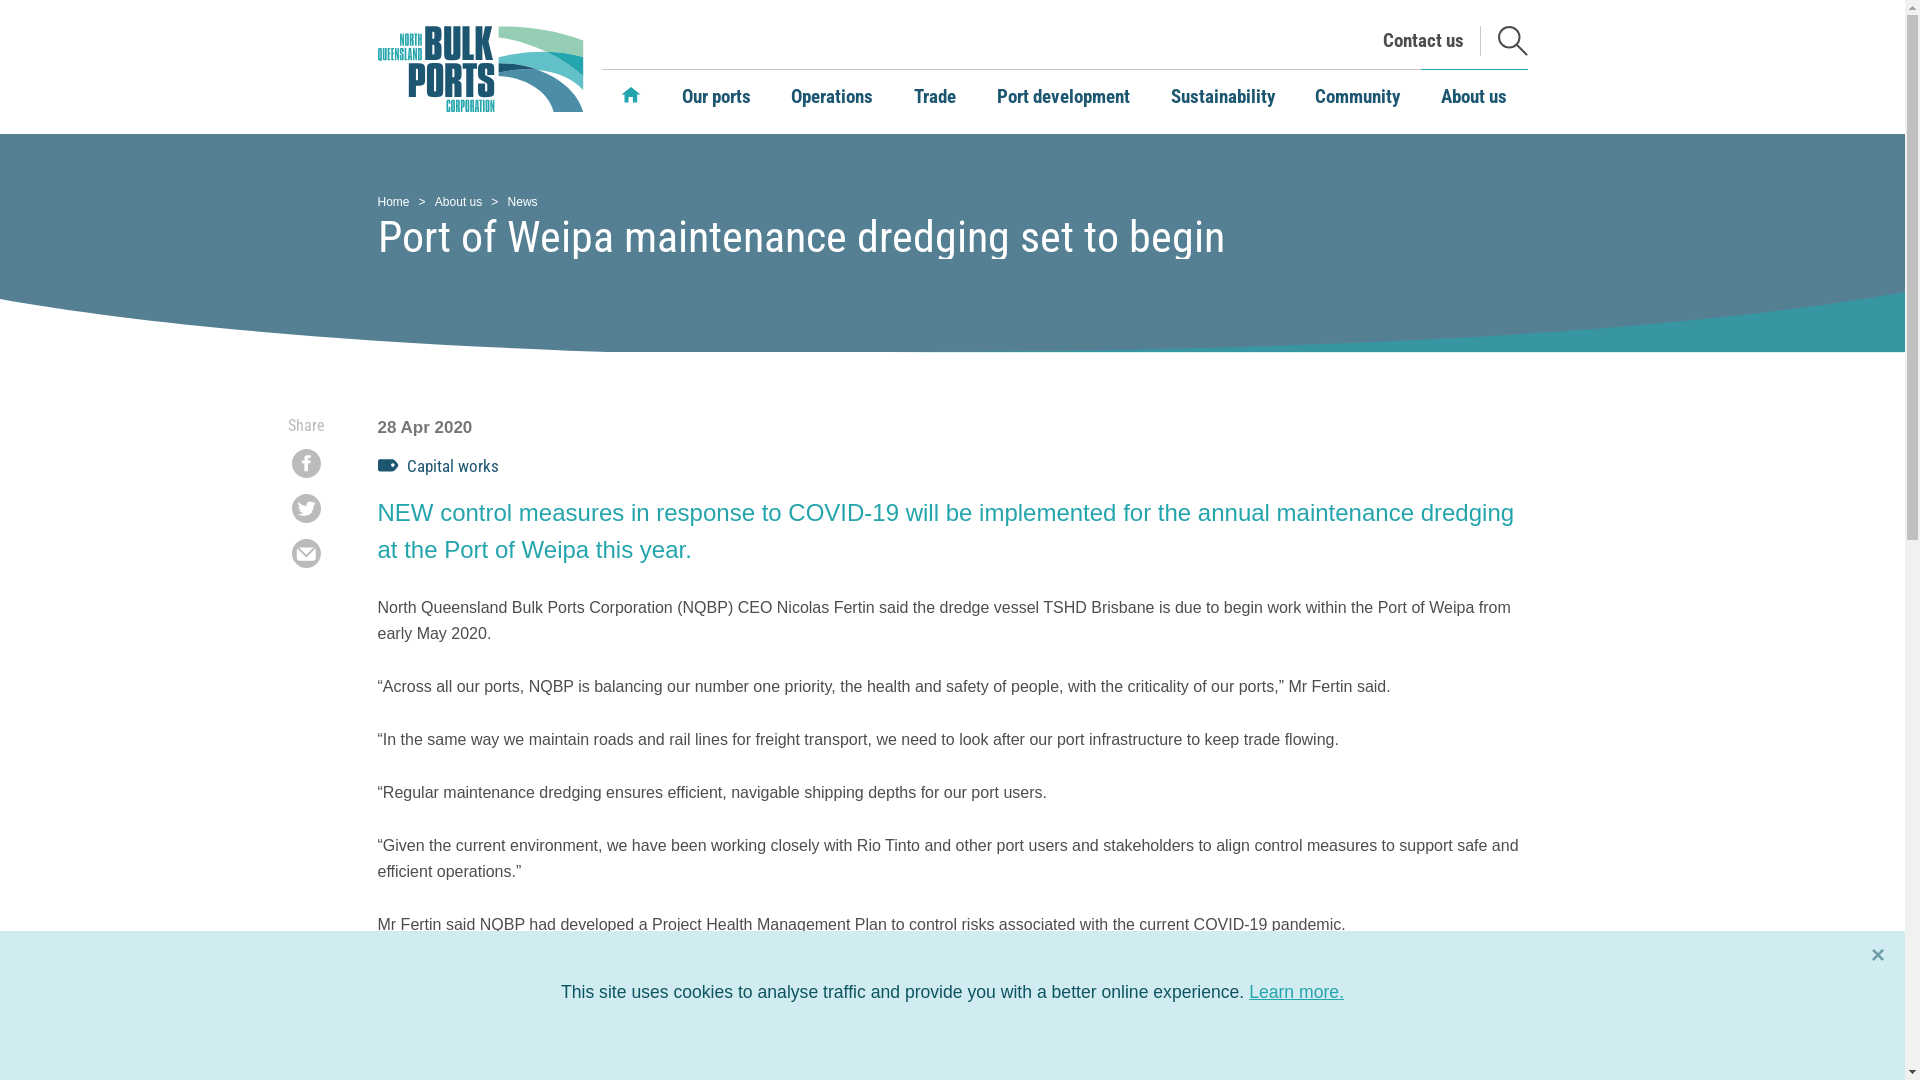 Image resolution: width=1920 pixels, height=1080 pixels. What do you see at coordinates (305, 510) in the screenshot?
I see `'Share on Twitter'` at bounding box center [305, 510].